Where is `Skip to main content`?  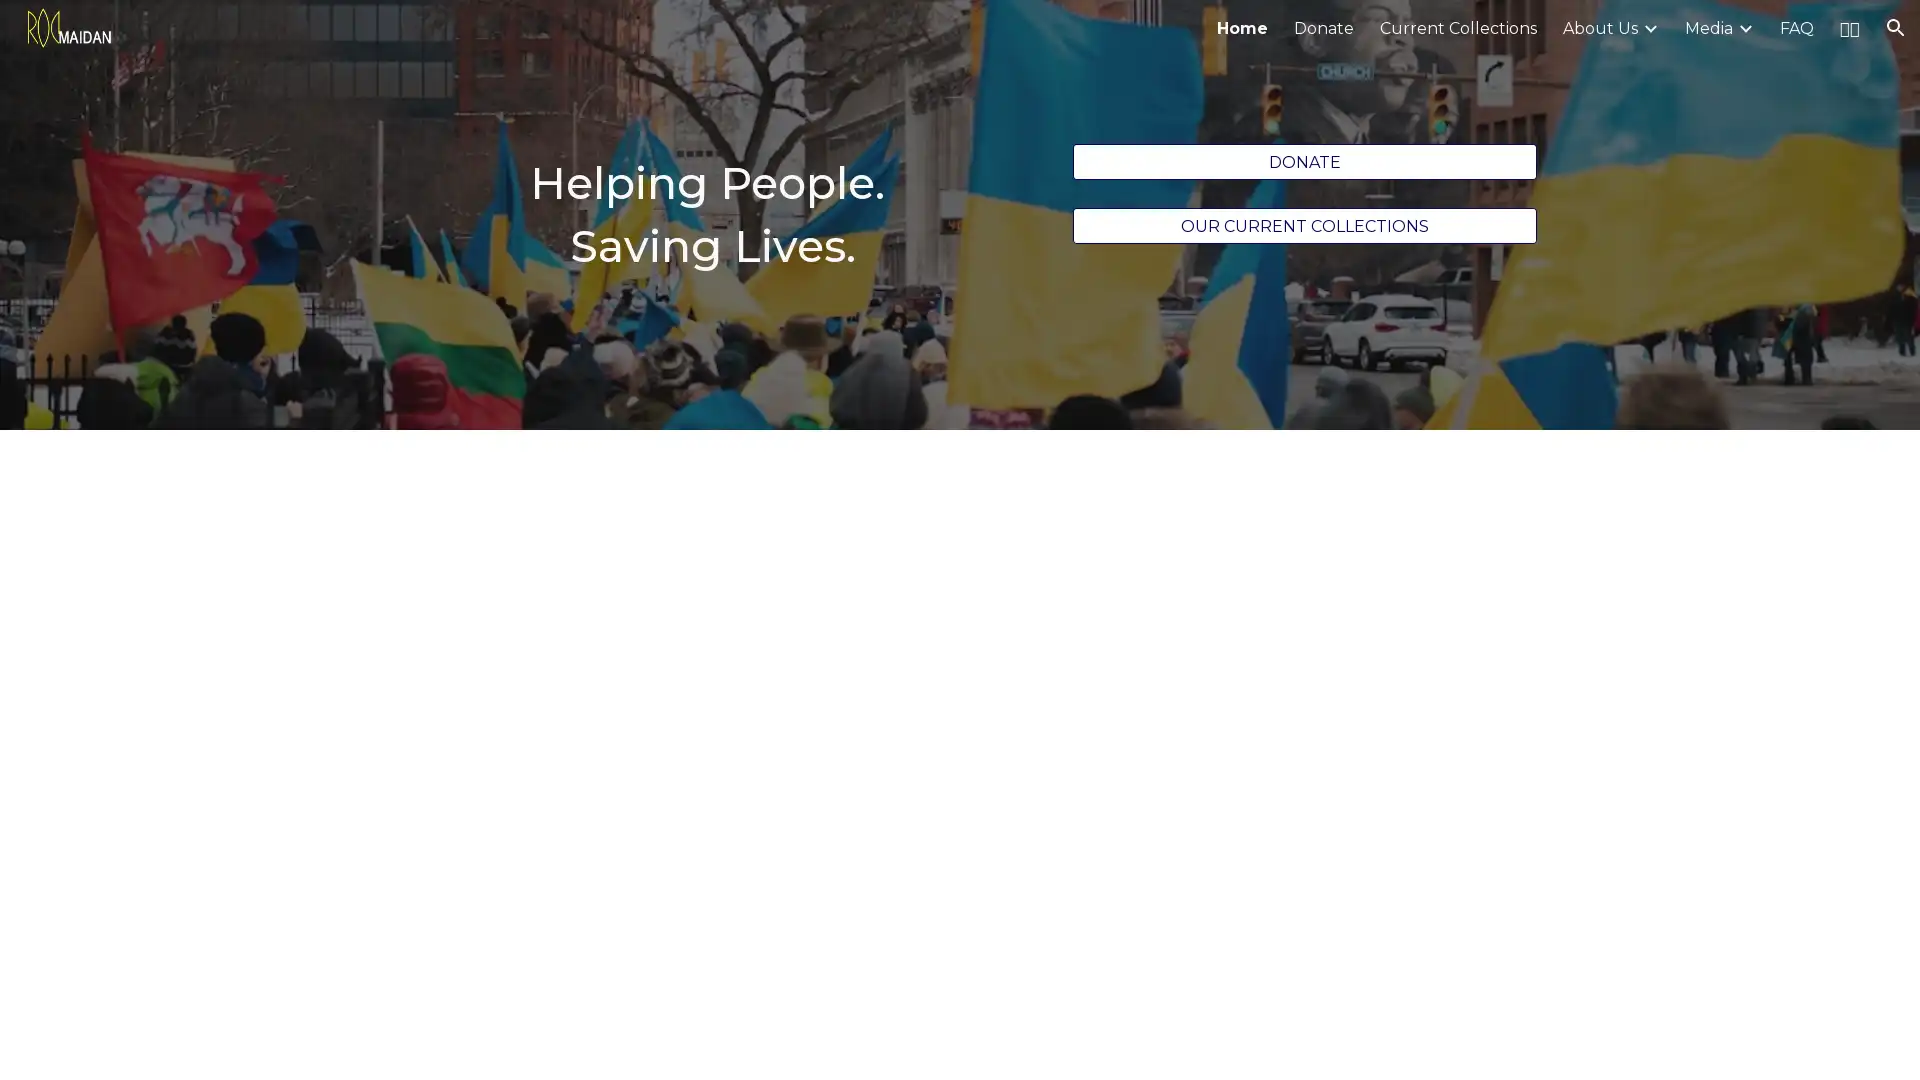 Skip to main content is located at coordinates (787, 37).